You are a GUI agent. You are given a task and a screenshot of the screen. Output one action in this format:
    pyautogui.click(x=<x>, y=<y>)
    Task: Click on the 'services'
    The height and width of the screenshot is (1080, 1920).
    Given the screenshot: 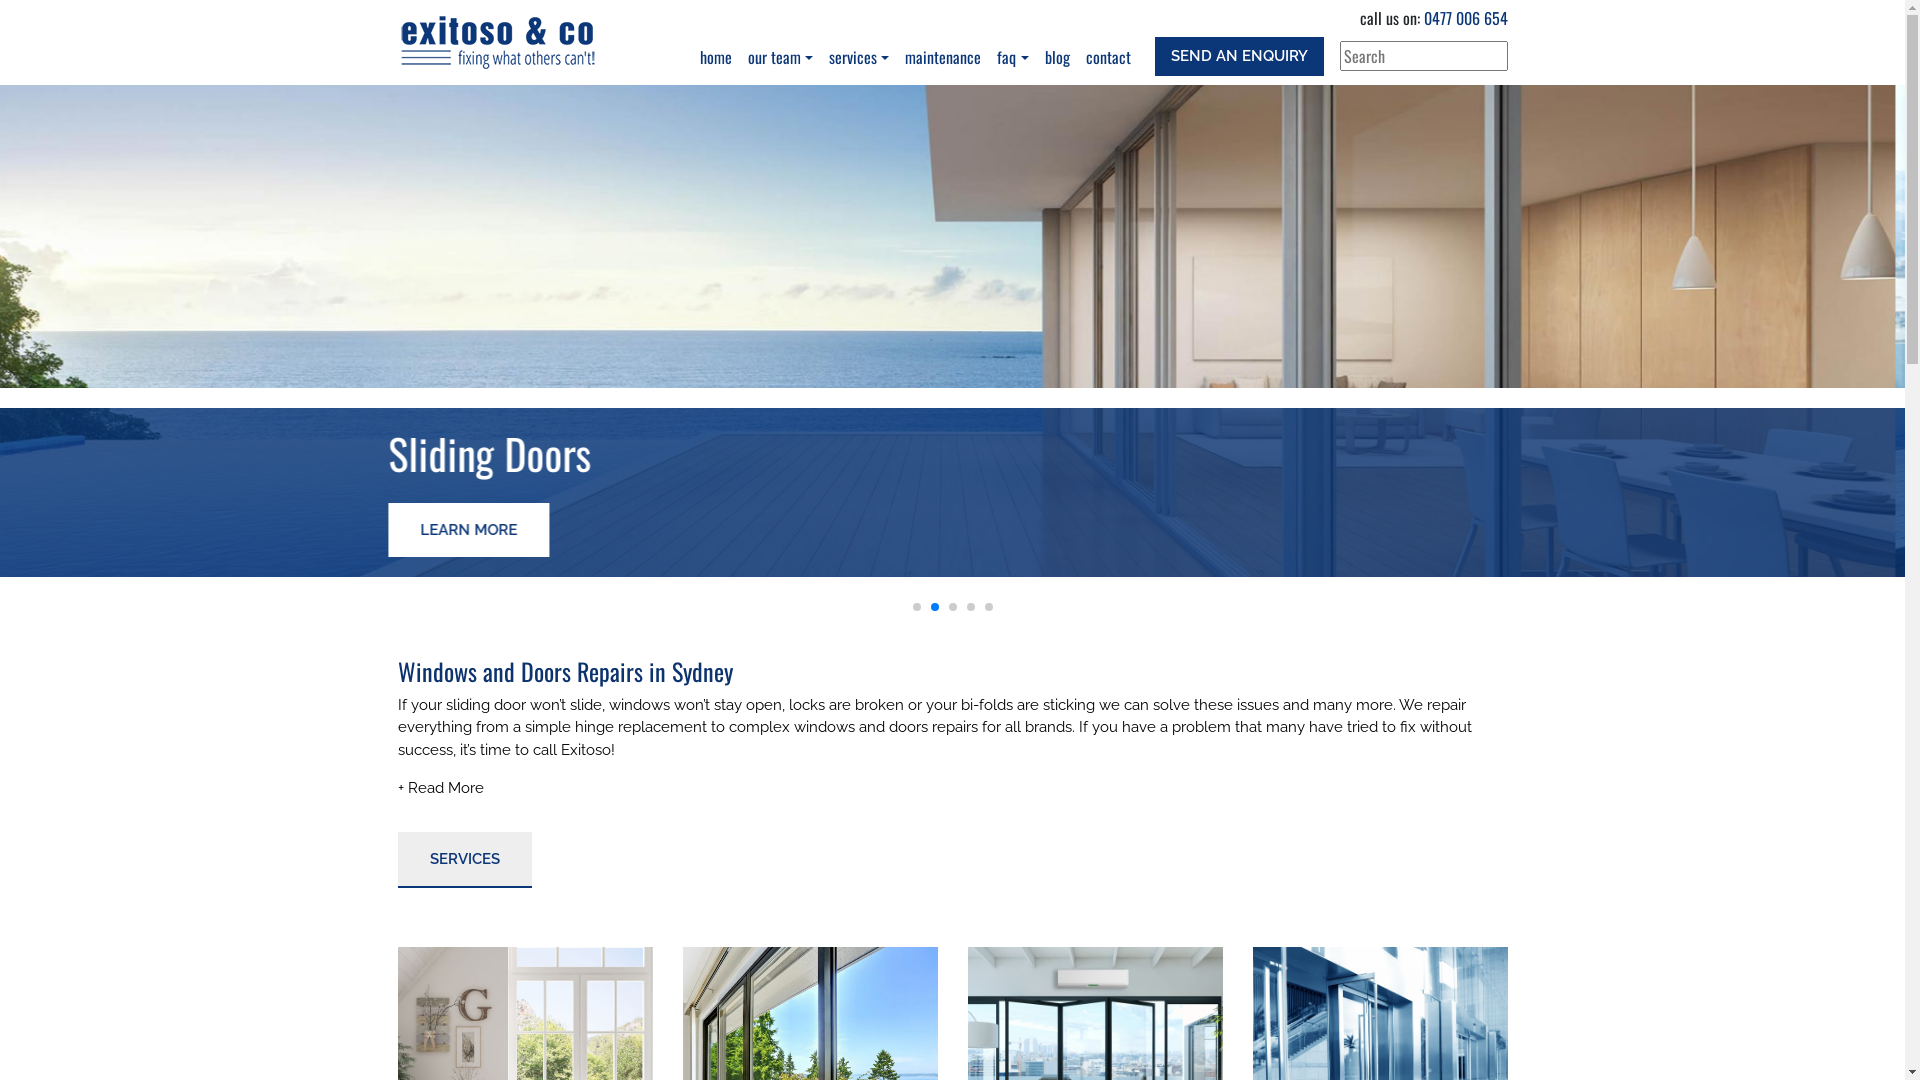 What is the action you would take?
    pyautogui.click(x=859, y=56)
    